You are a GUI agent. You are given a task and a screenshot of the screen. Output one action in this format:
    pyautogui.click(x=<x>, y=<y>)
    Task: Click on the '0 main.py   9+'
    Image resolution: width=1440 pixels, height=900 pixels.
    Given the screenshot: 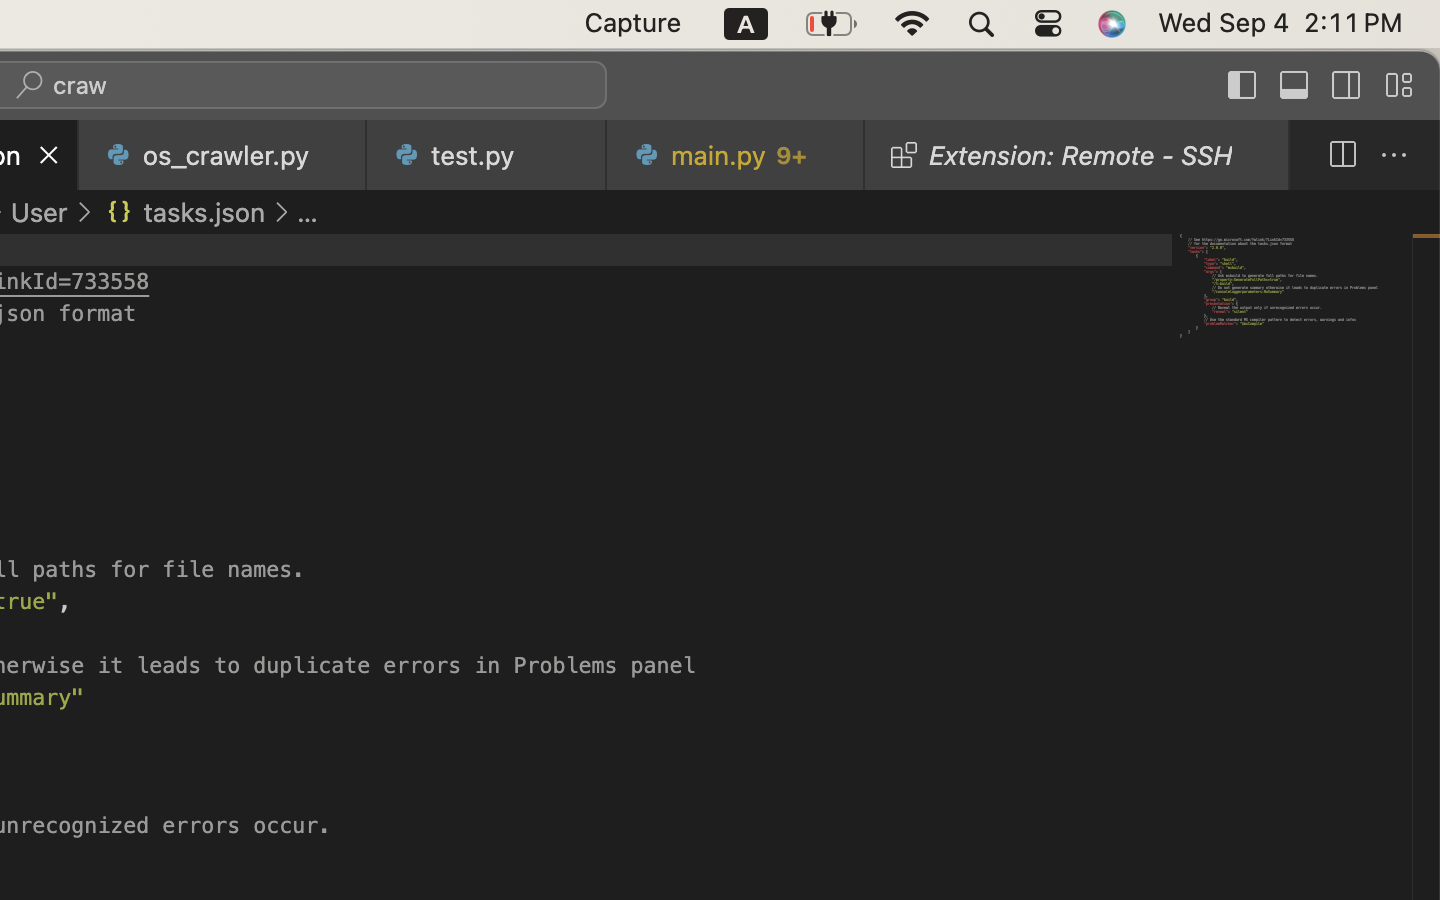 What is the action you would take?
    pyautogui.click(x=735, y=154)
    